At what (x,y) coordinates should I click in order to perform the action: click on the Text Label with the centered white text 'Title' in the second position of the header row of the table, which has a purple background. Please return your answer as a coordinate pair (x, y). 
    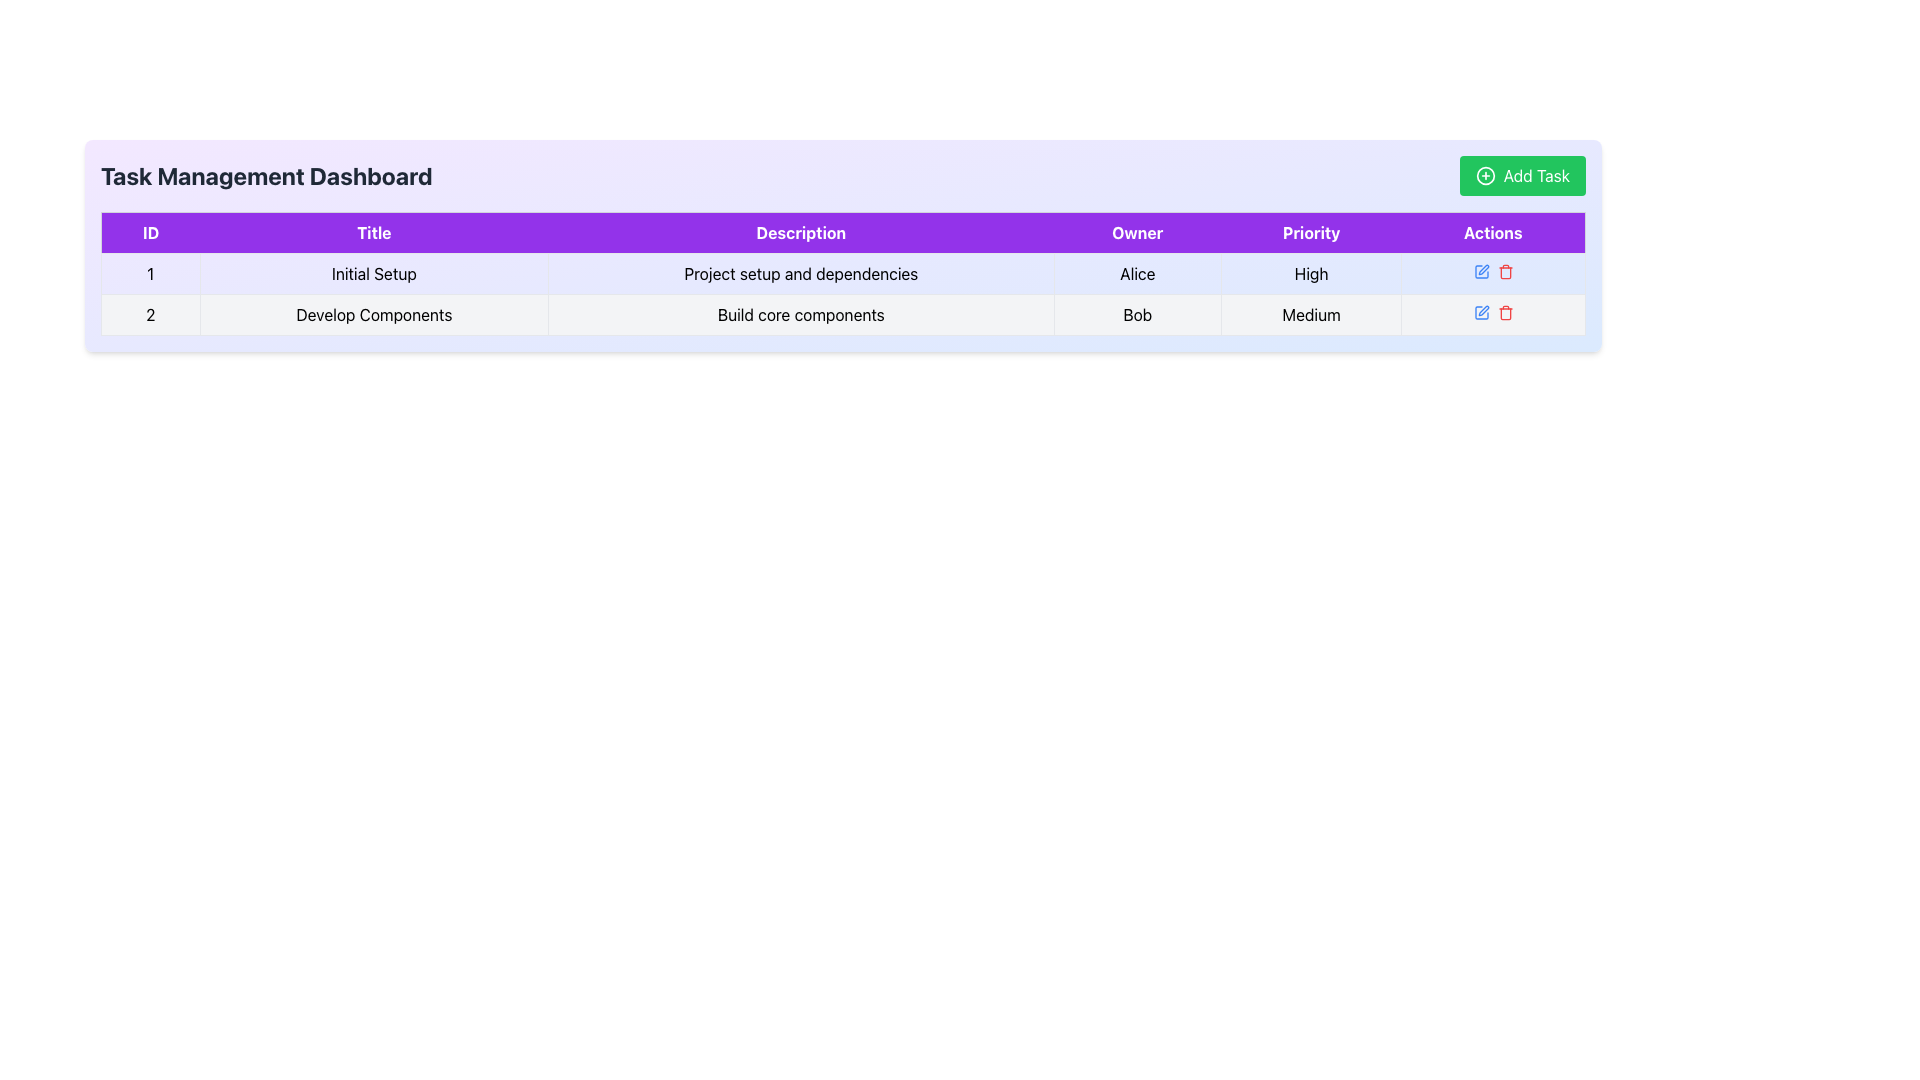
    Looking at the image, I should click on (374, 231).